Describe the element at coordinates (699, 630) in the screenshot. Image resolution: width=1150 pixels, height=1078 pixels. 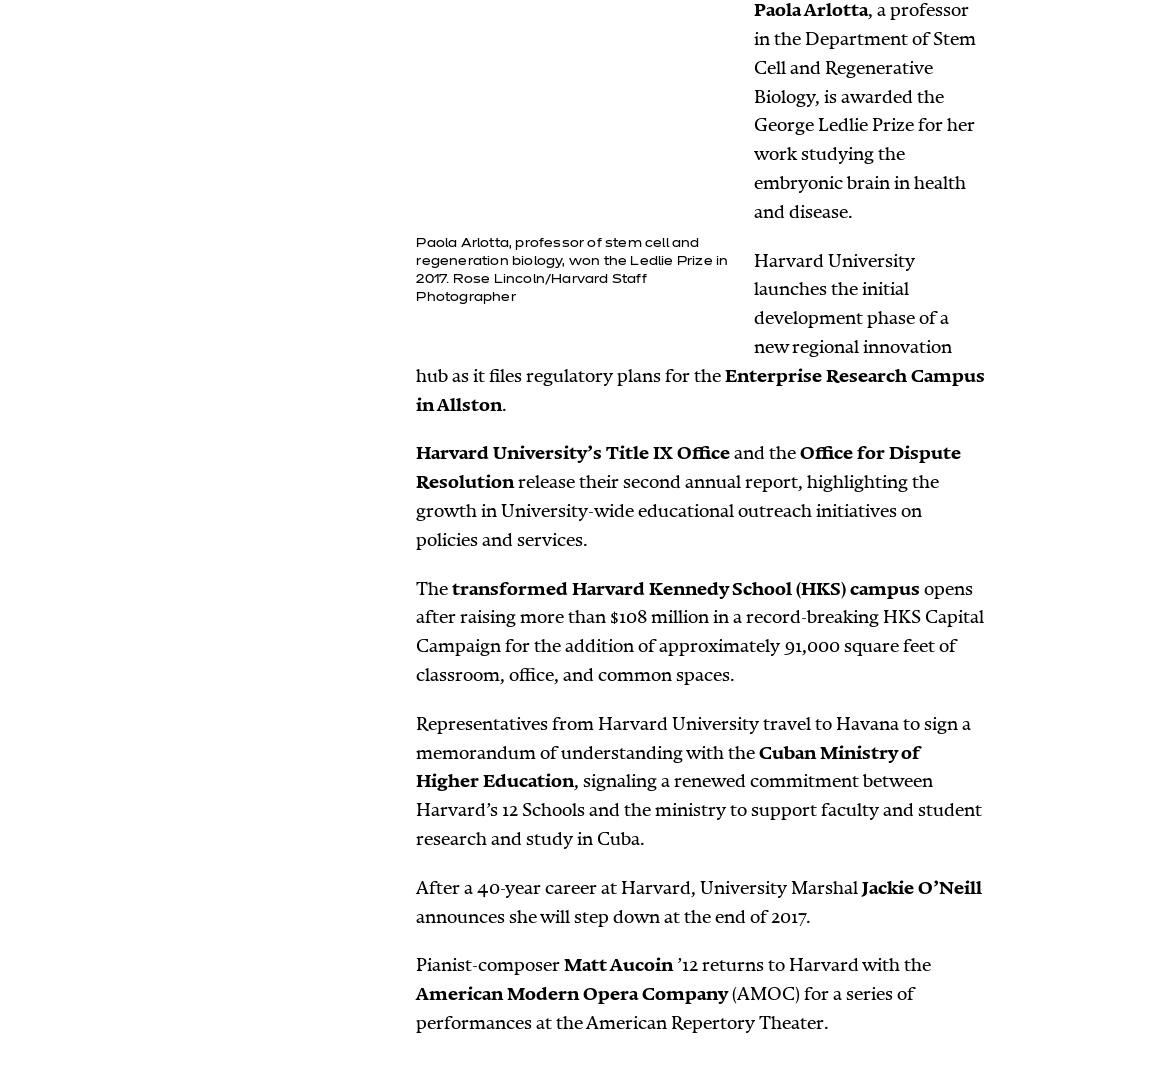
I see `'opens after raising more than $108 million in a record-breaking HKS Capital Campaign for the addition of approximately 91,000 square feet of classroom, office, and common spaces.'` at that location.